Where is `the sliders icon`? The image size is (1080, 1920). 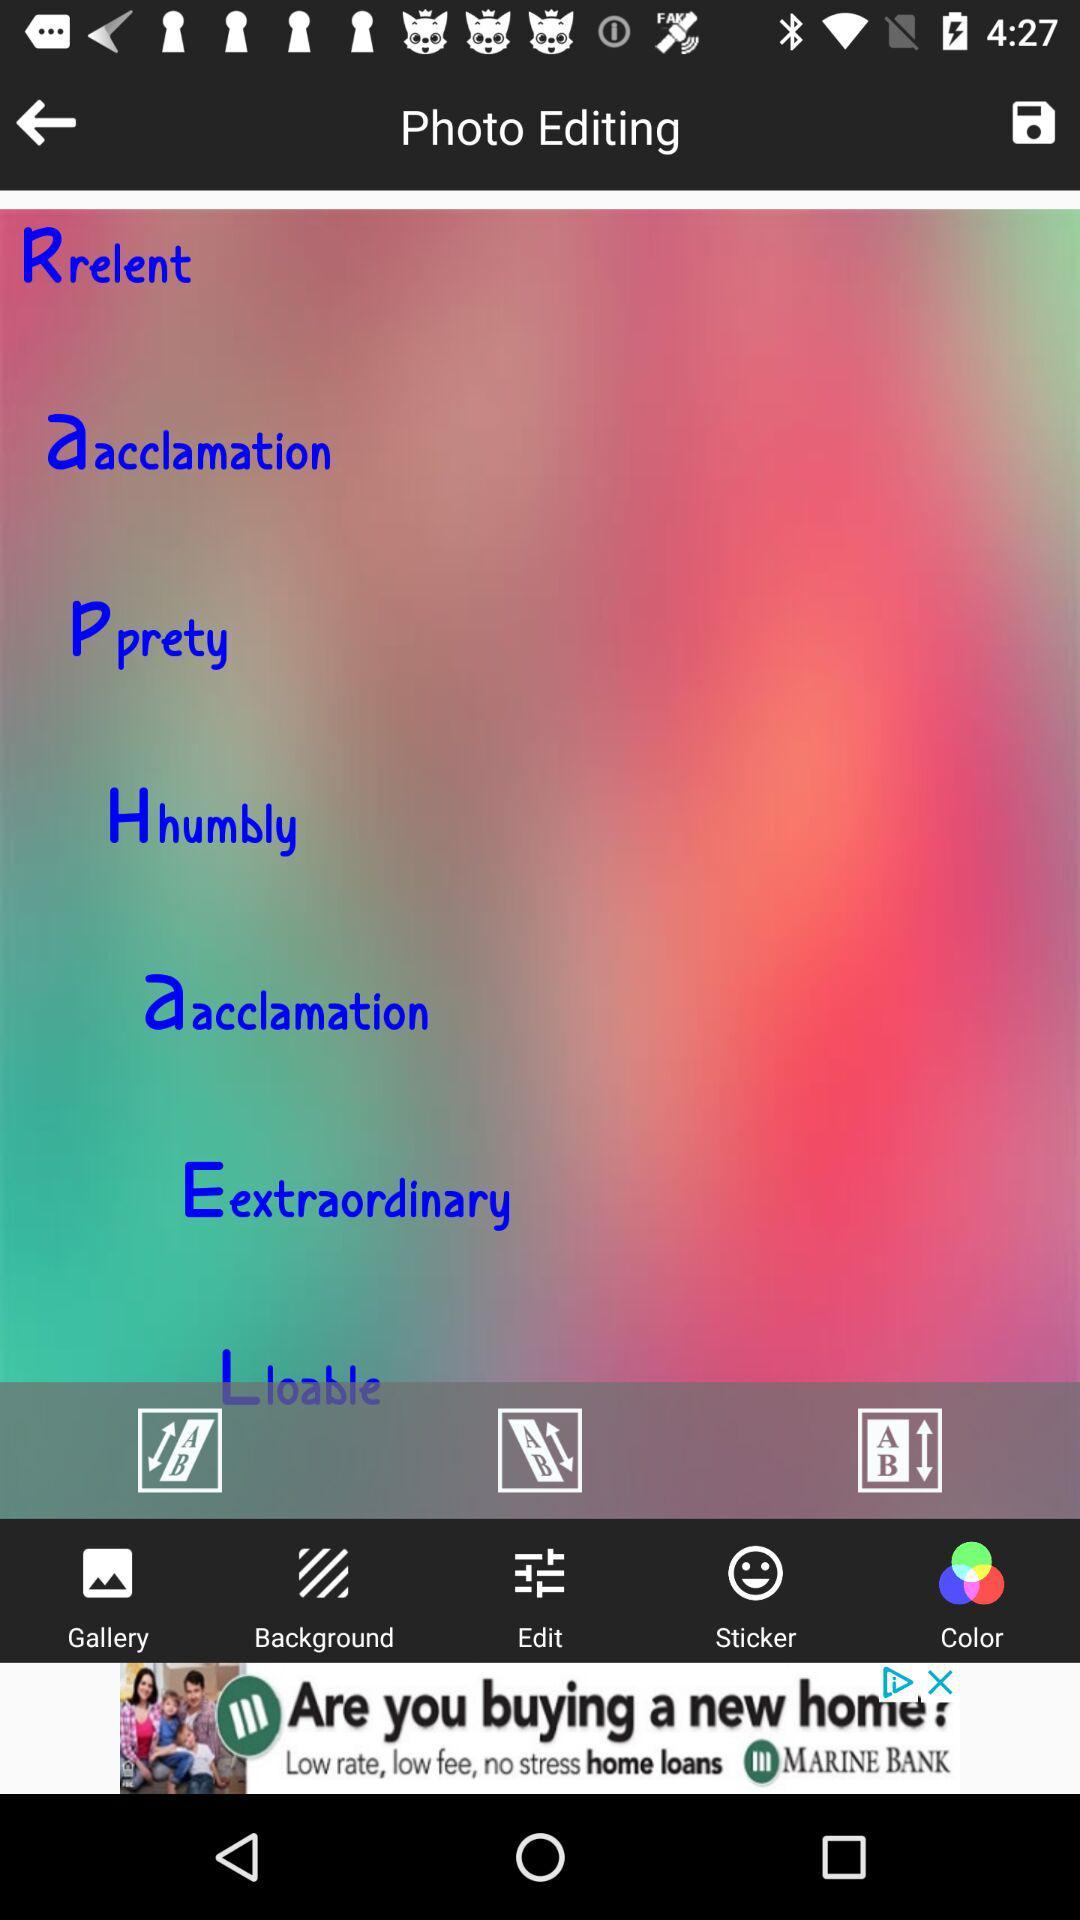
the sliders icon is located at coordinates (538, 1572).